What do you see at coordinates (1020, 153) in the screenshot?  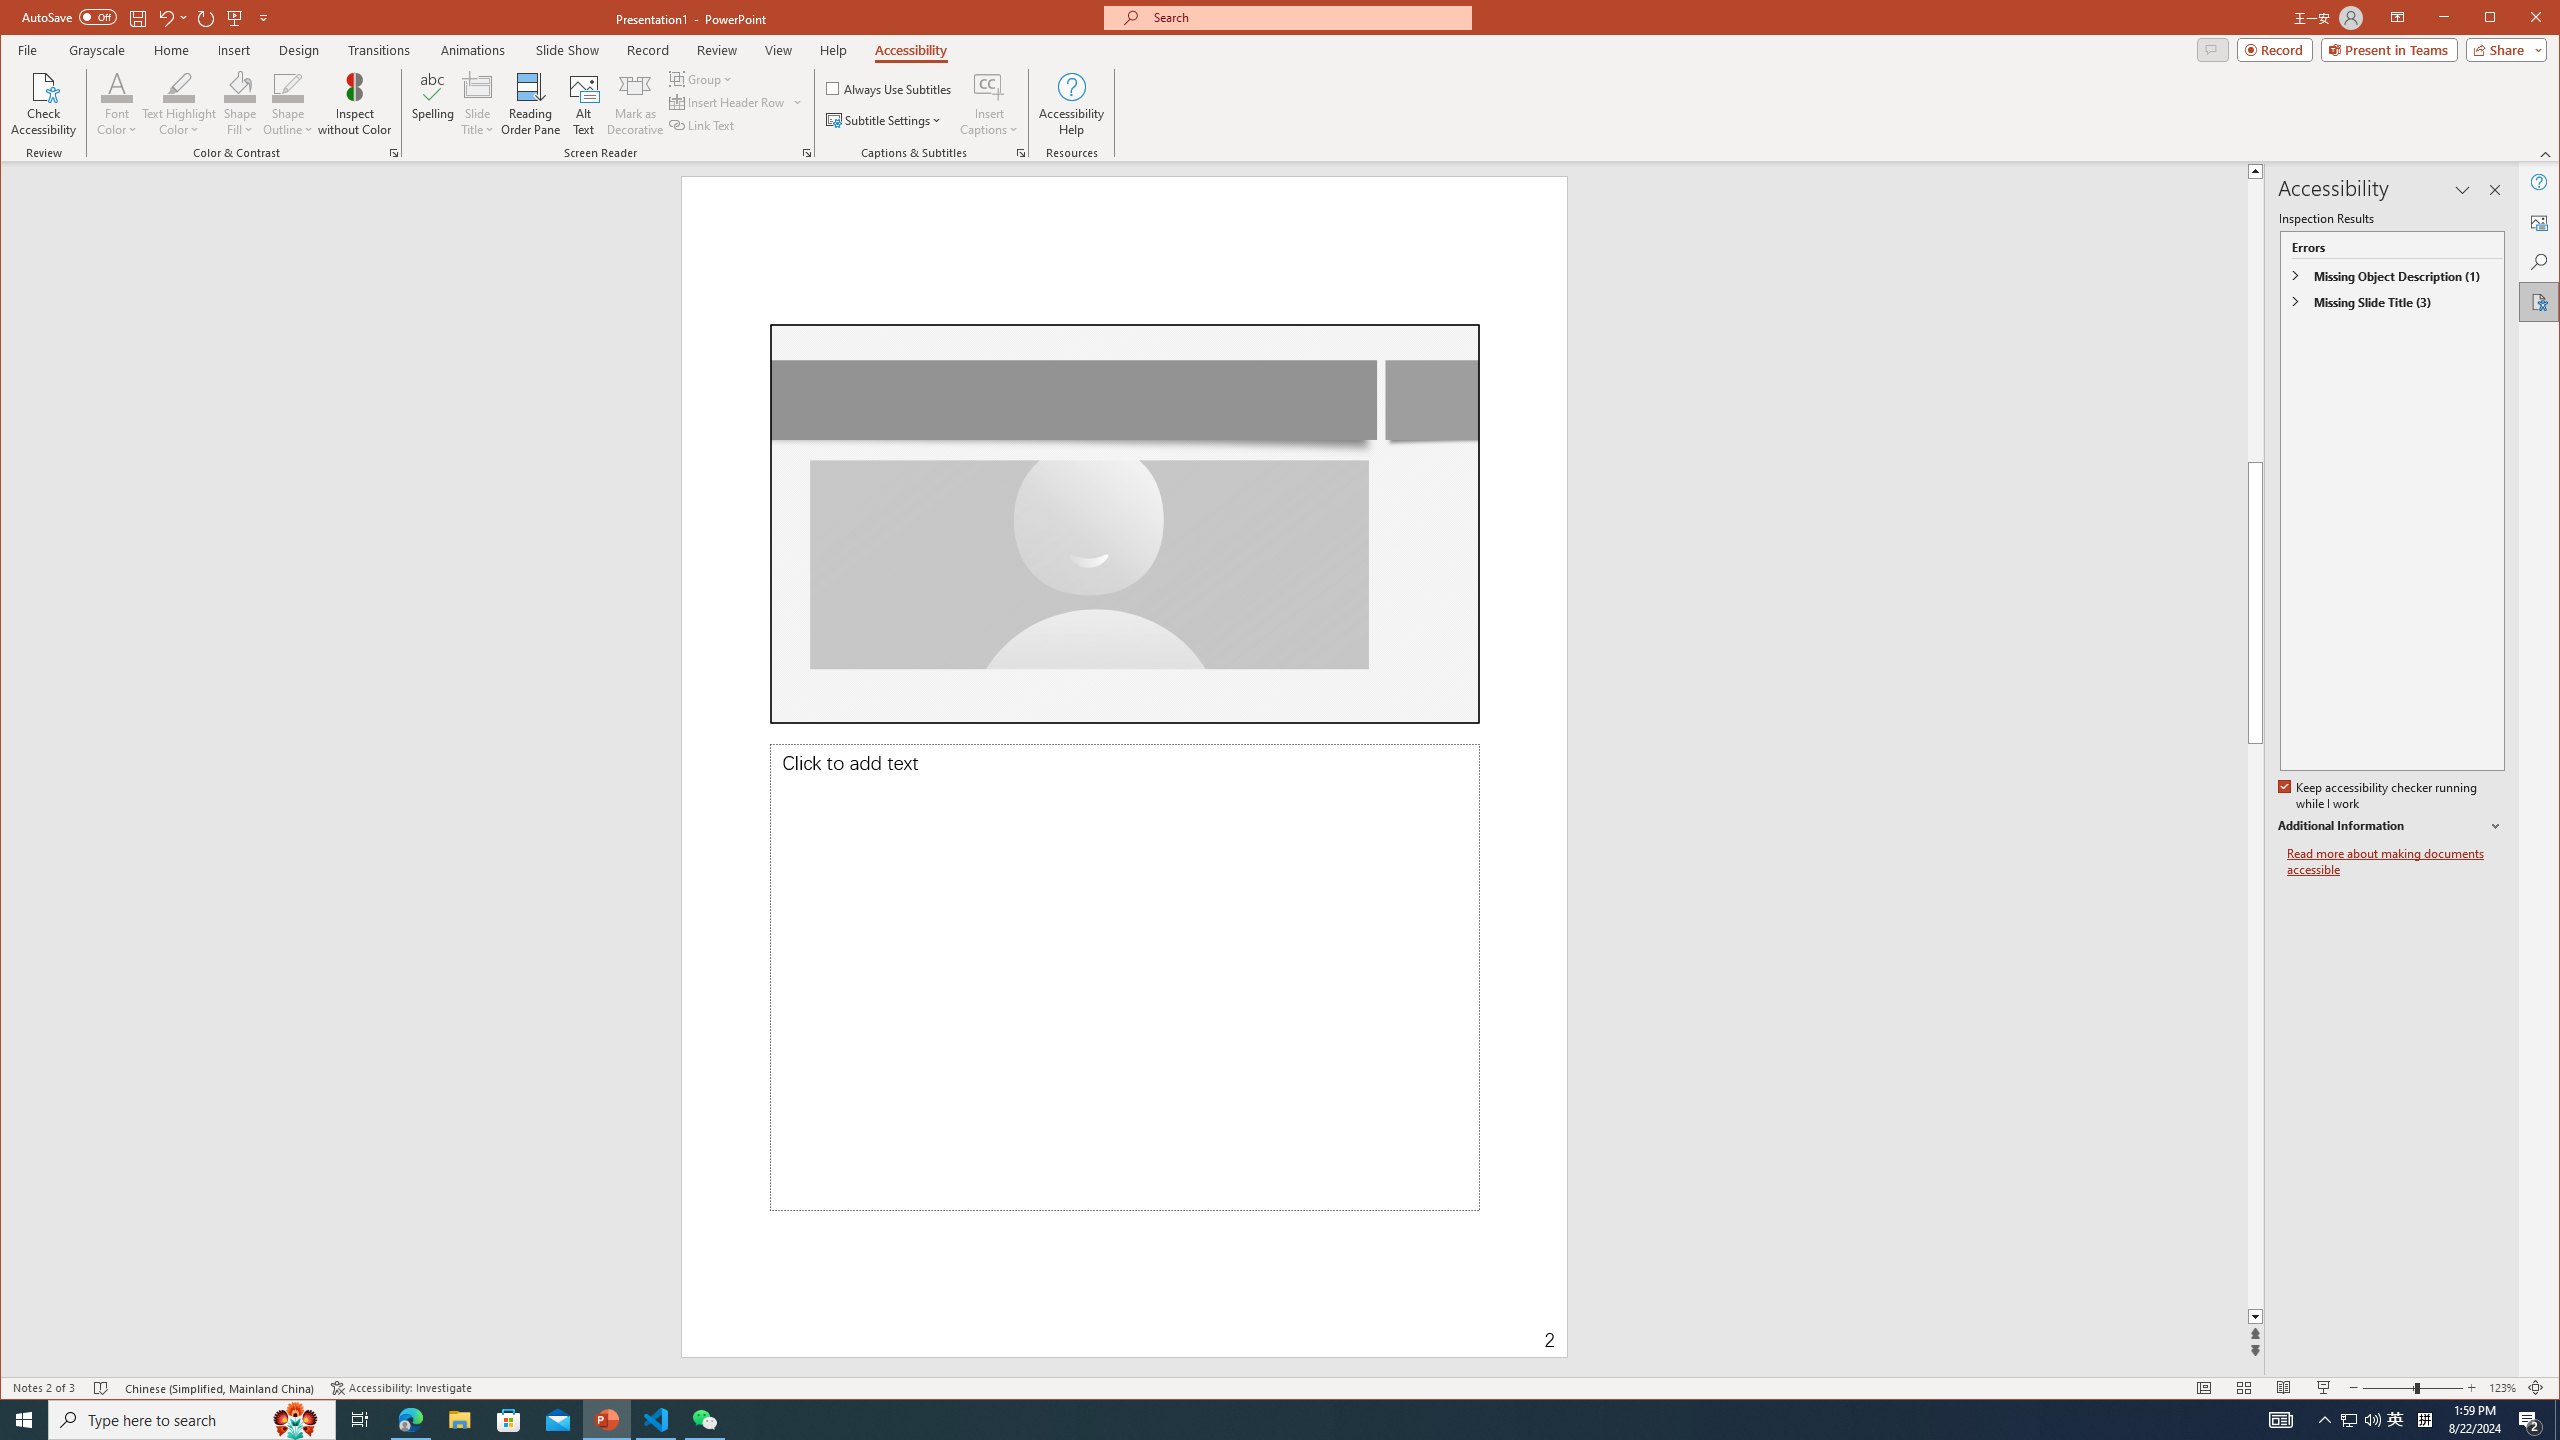 I see `'Captions & Subtitles'` at bounding box center [1020, 153].